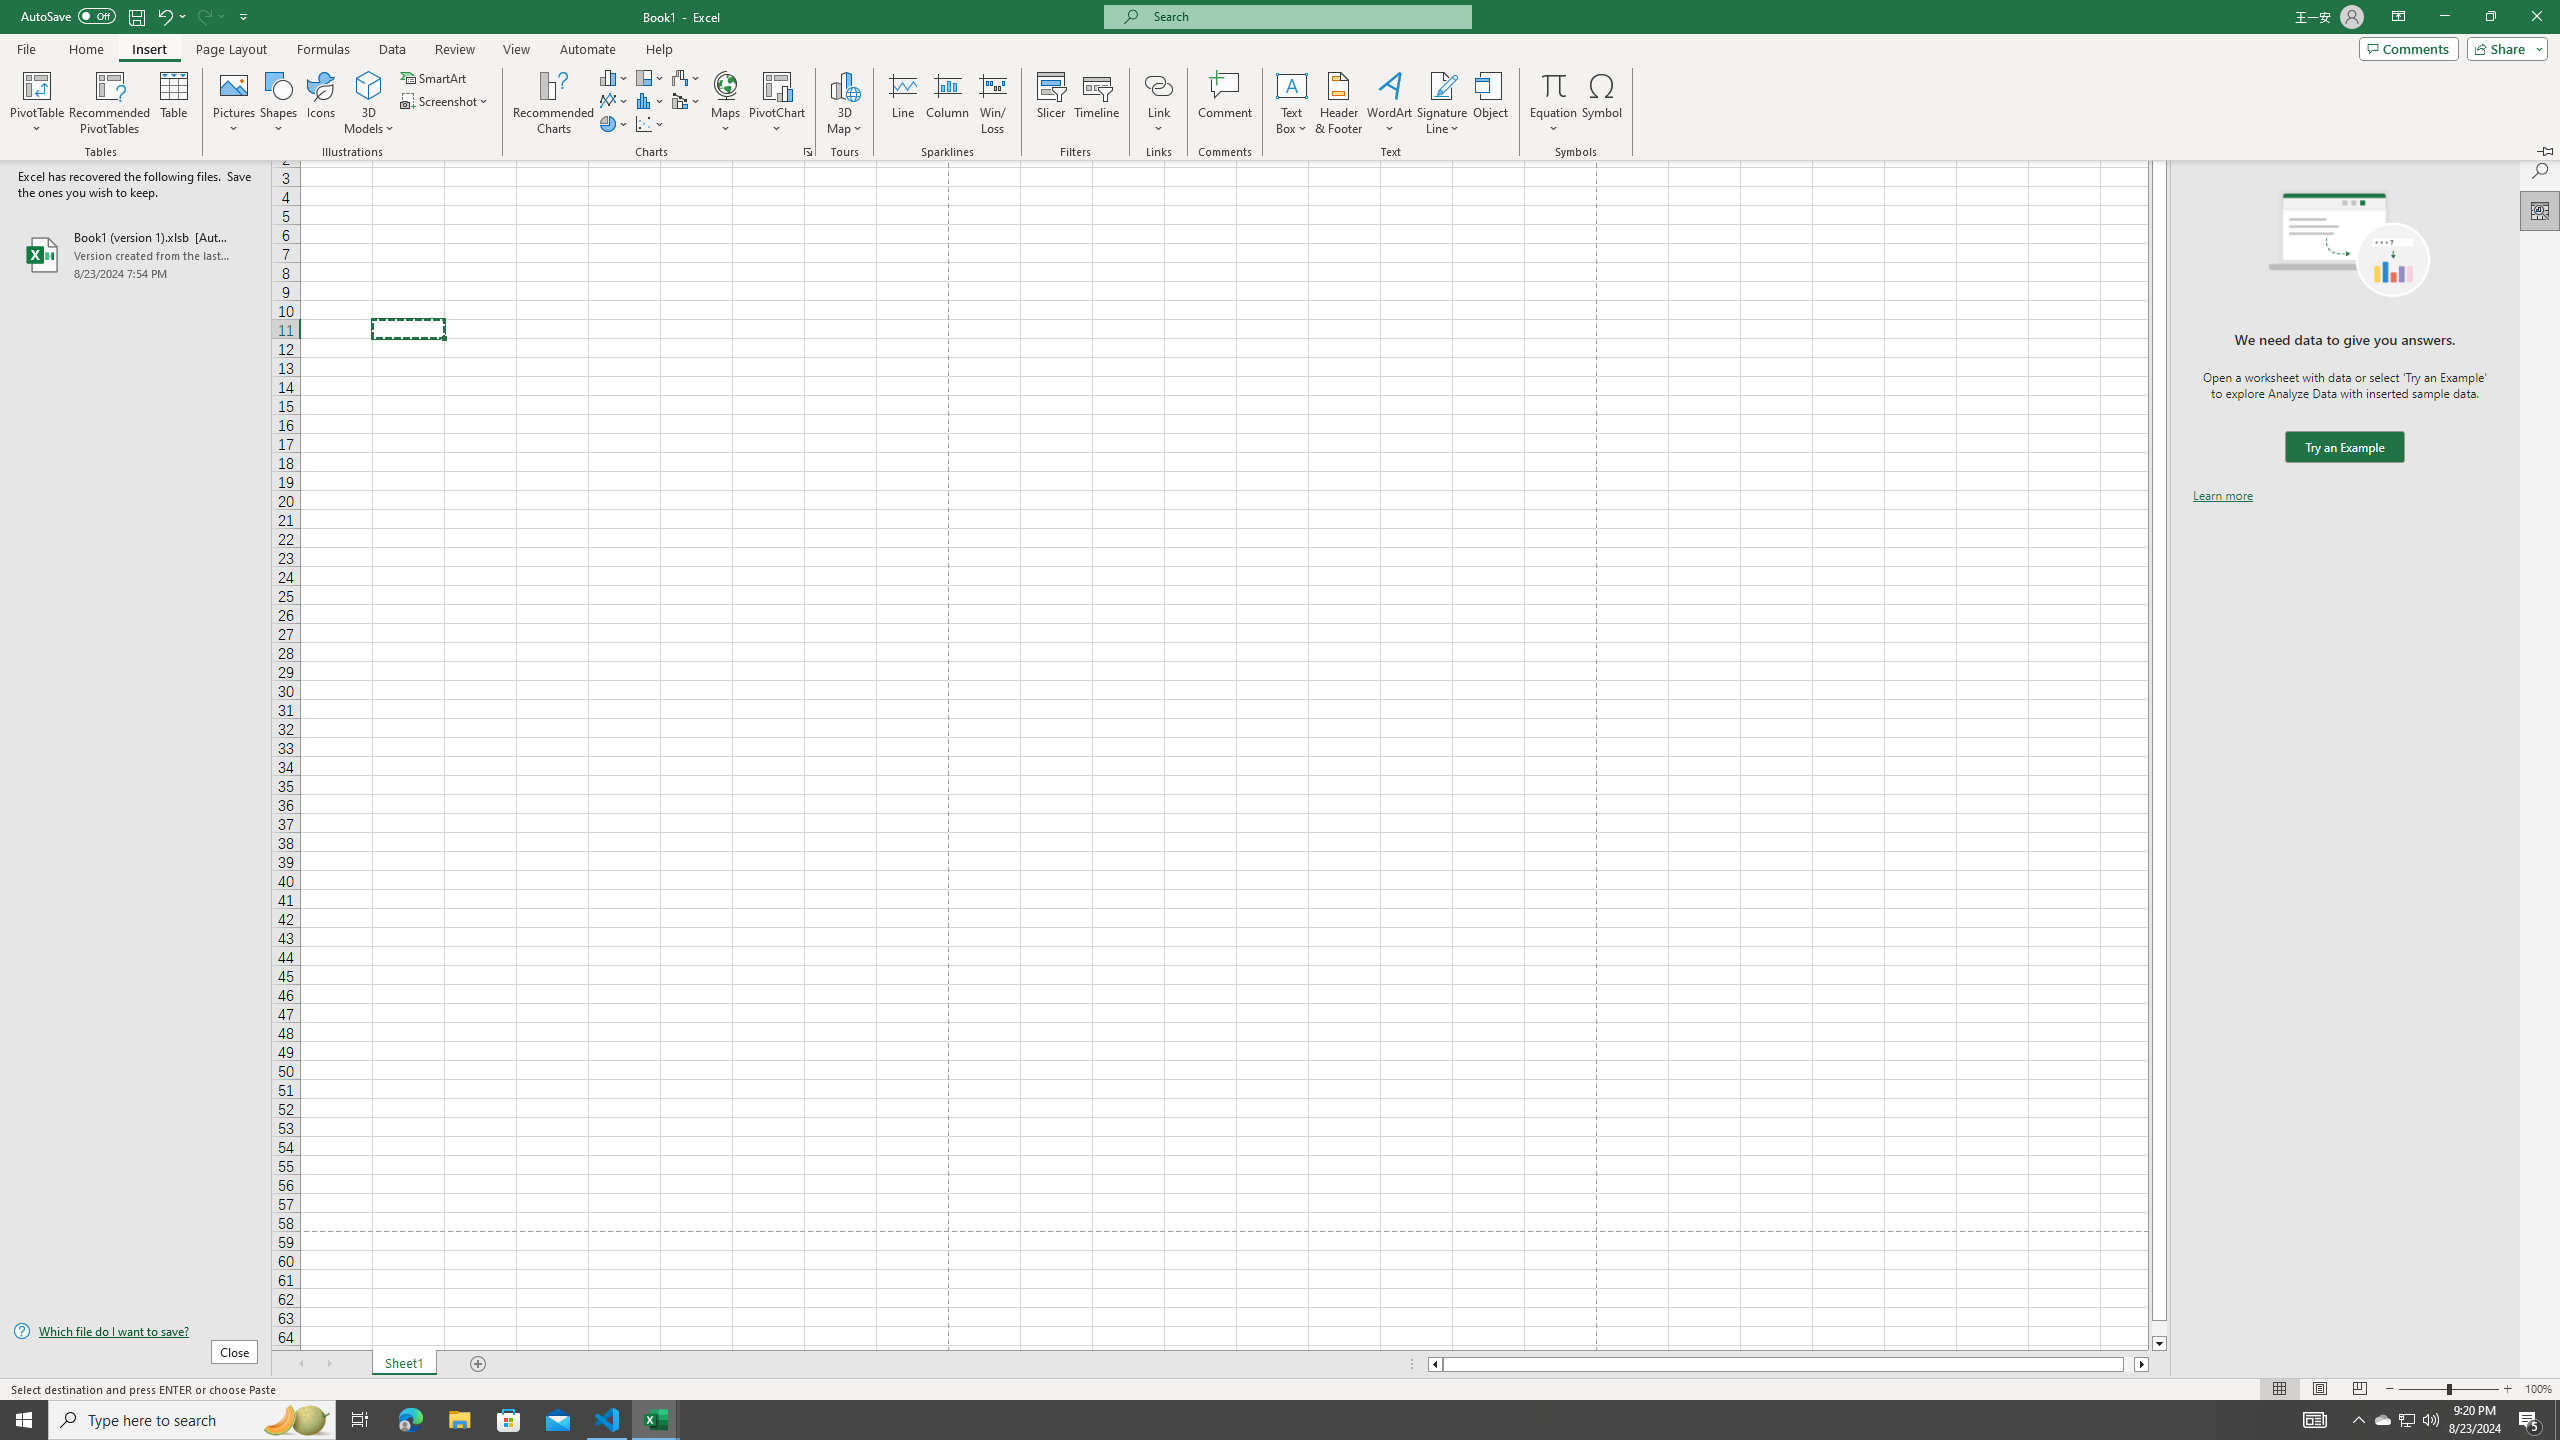 Image resolution: width=2560 pixels, height=1440 pixels. What do you see at coordinates (2530, 1418) in the screenshot?
I see `'Action Center, 5 new notifications'` at bounding box center [2530, 1418].